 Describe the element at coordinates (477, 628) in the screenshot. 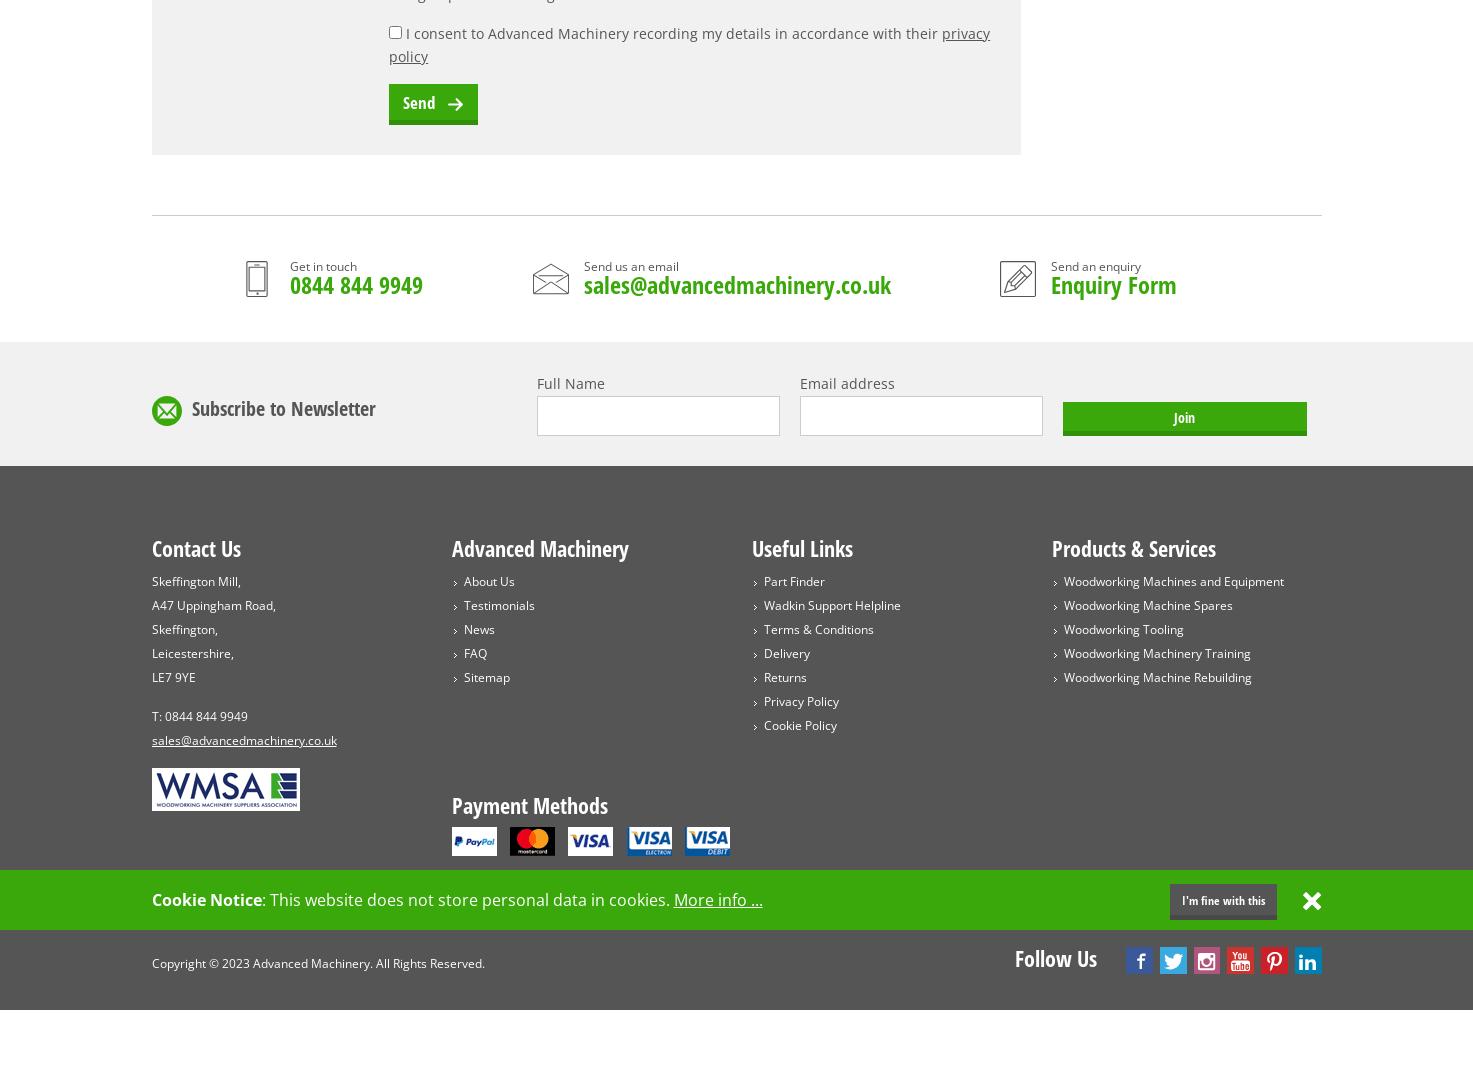

I see `'News'` at that location.